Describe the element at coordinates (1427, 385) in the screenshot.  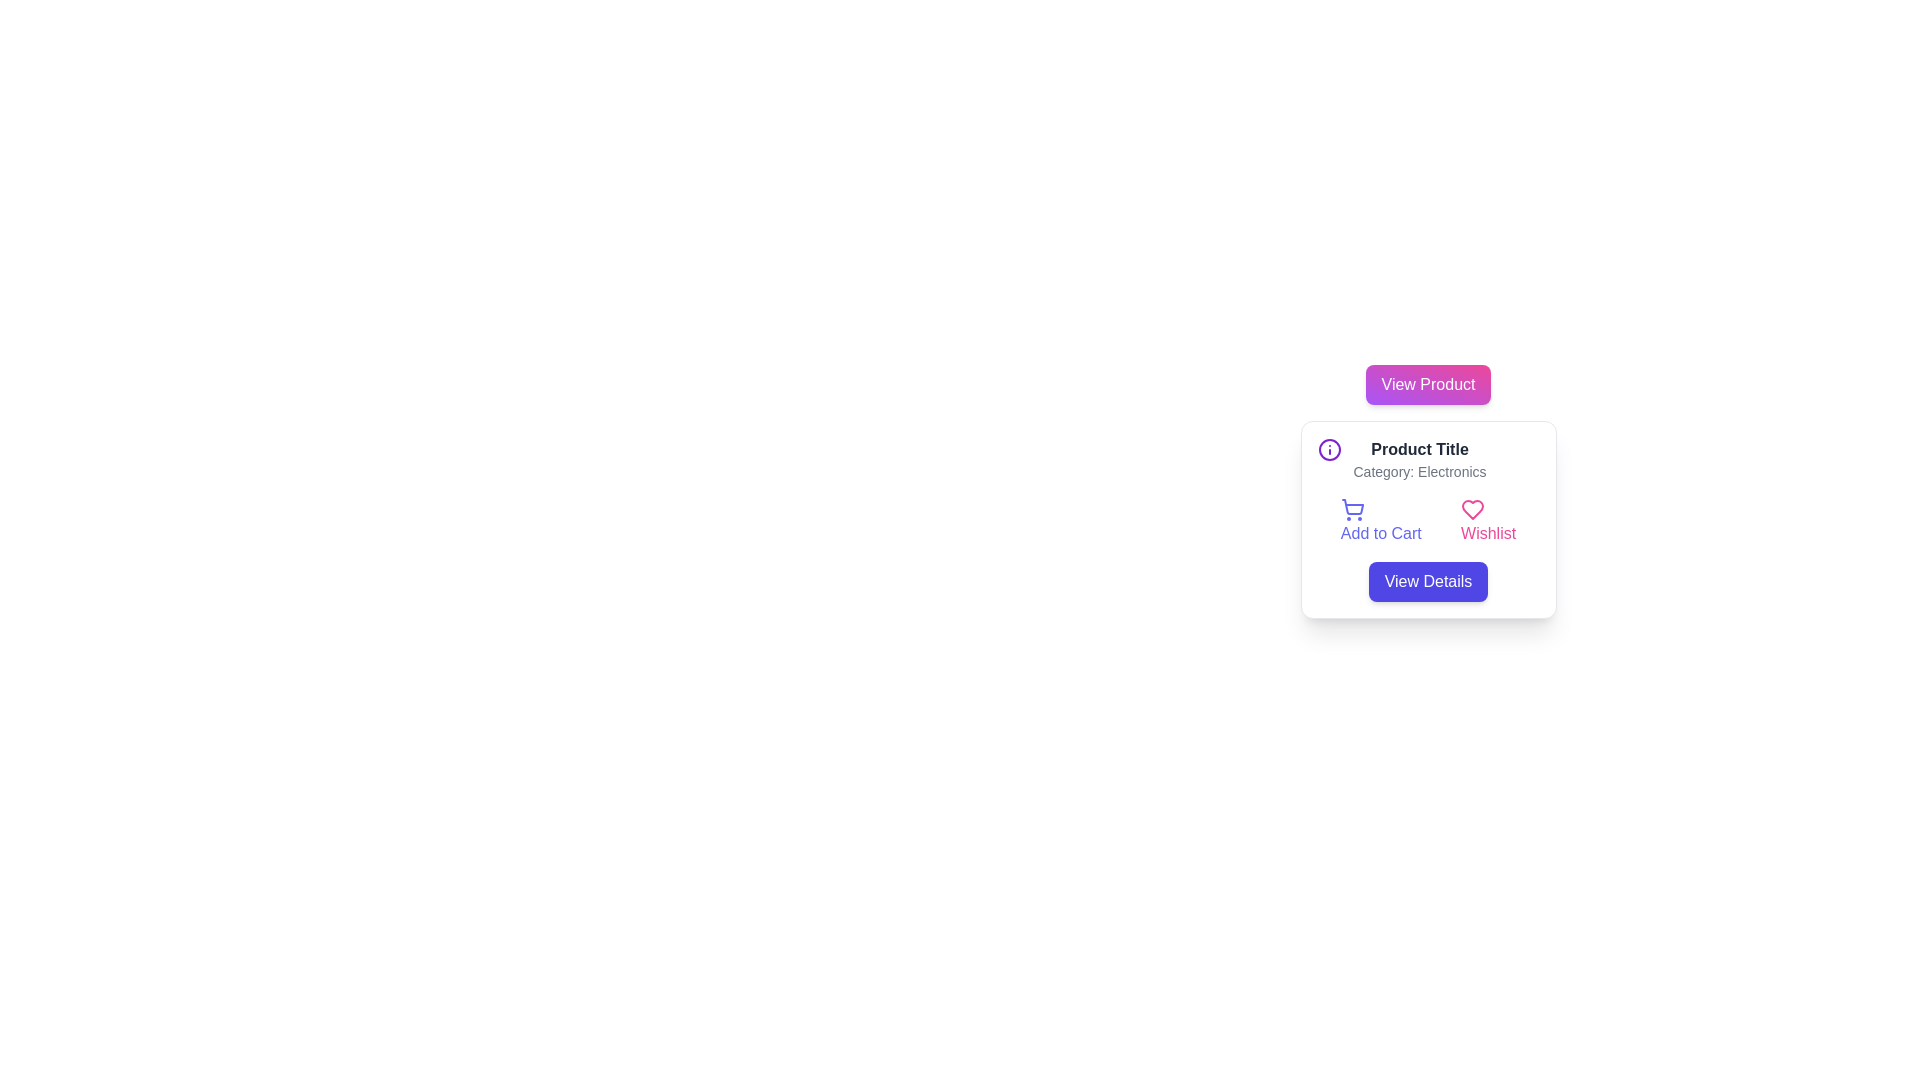
I see `the 'View Product' button, which has a gradient background from purple to pink and features white text, to observe its hover effects` at that location.